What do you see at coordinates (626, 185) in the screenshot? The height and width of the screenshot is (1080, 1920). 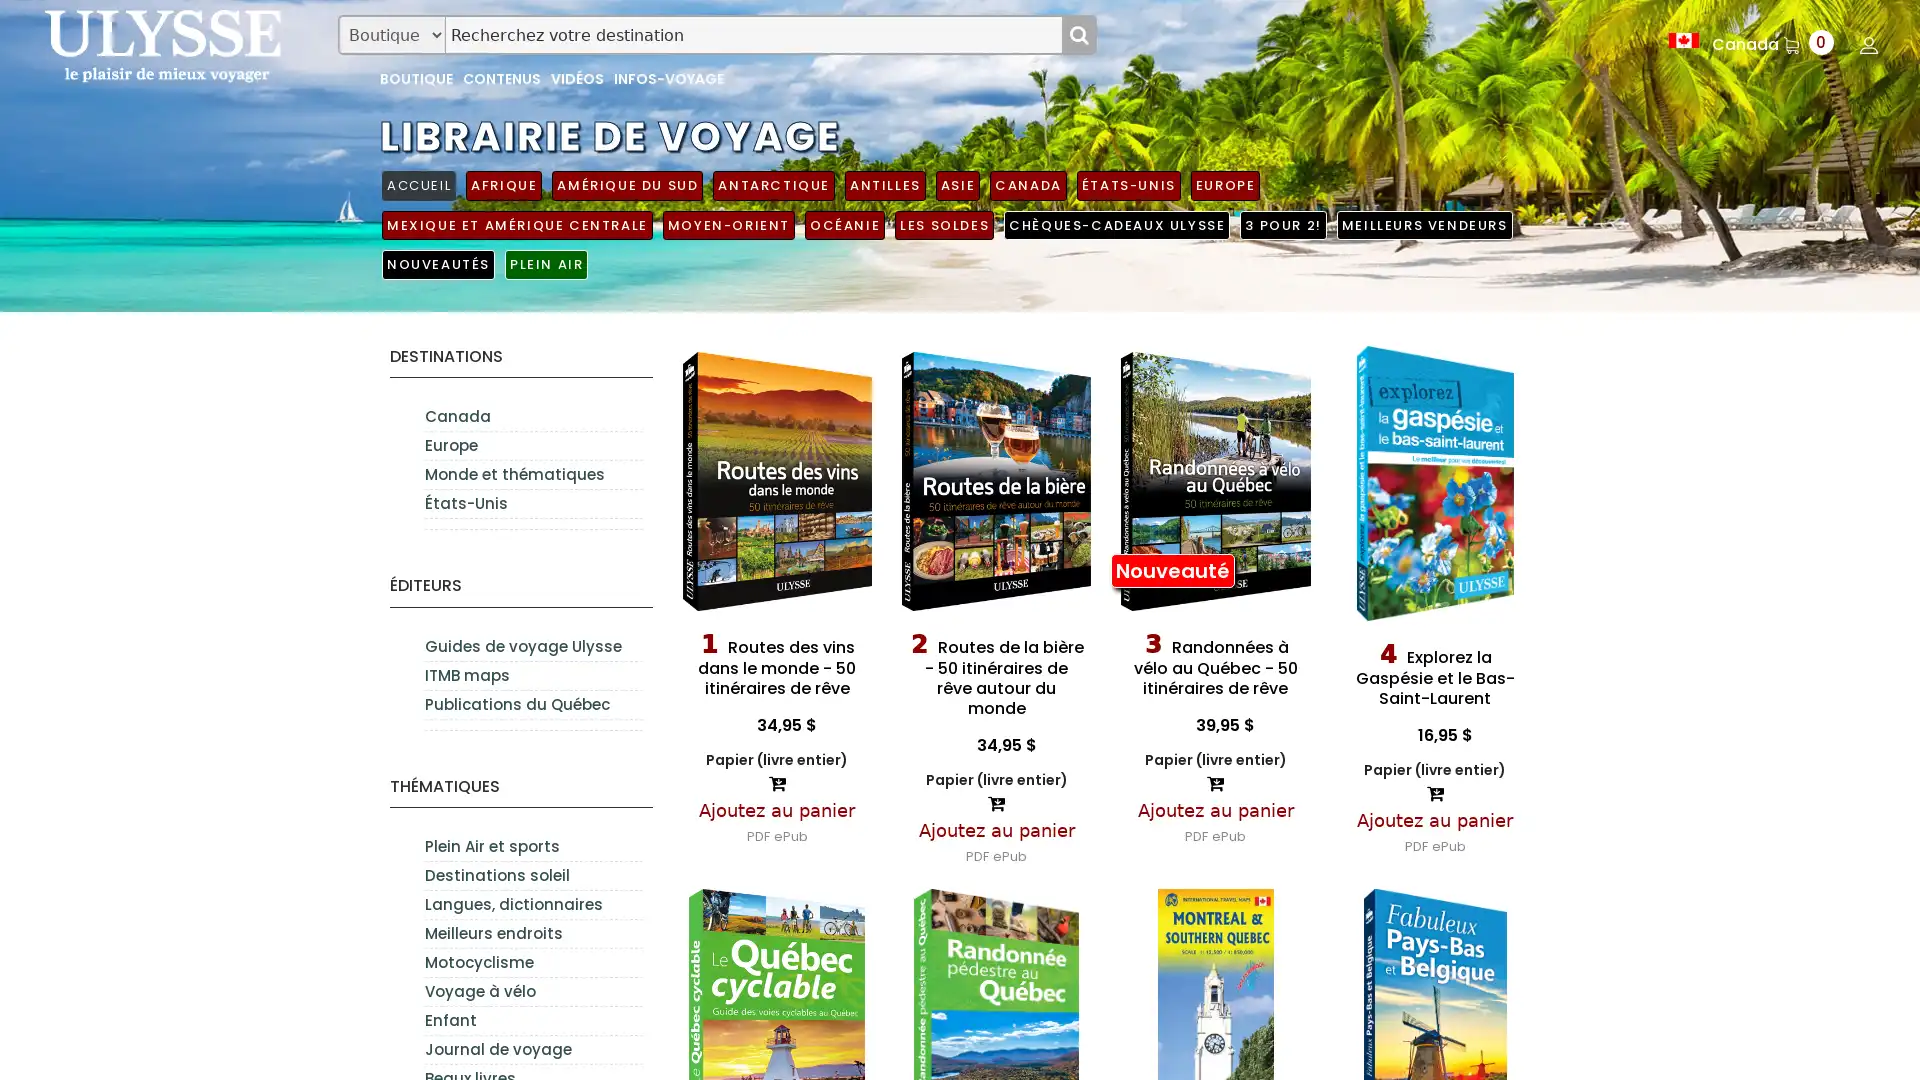 I see `AMERIQUE DU SUD` at bounding box center [626, 185].